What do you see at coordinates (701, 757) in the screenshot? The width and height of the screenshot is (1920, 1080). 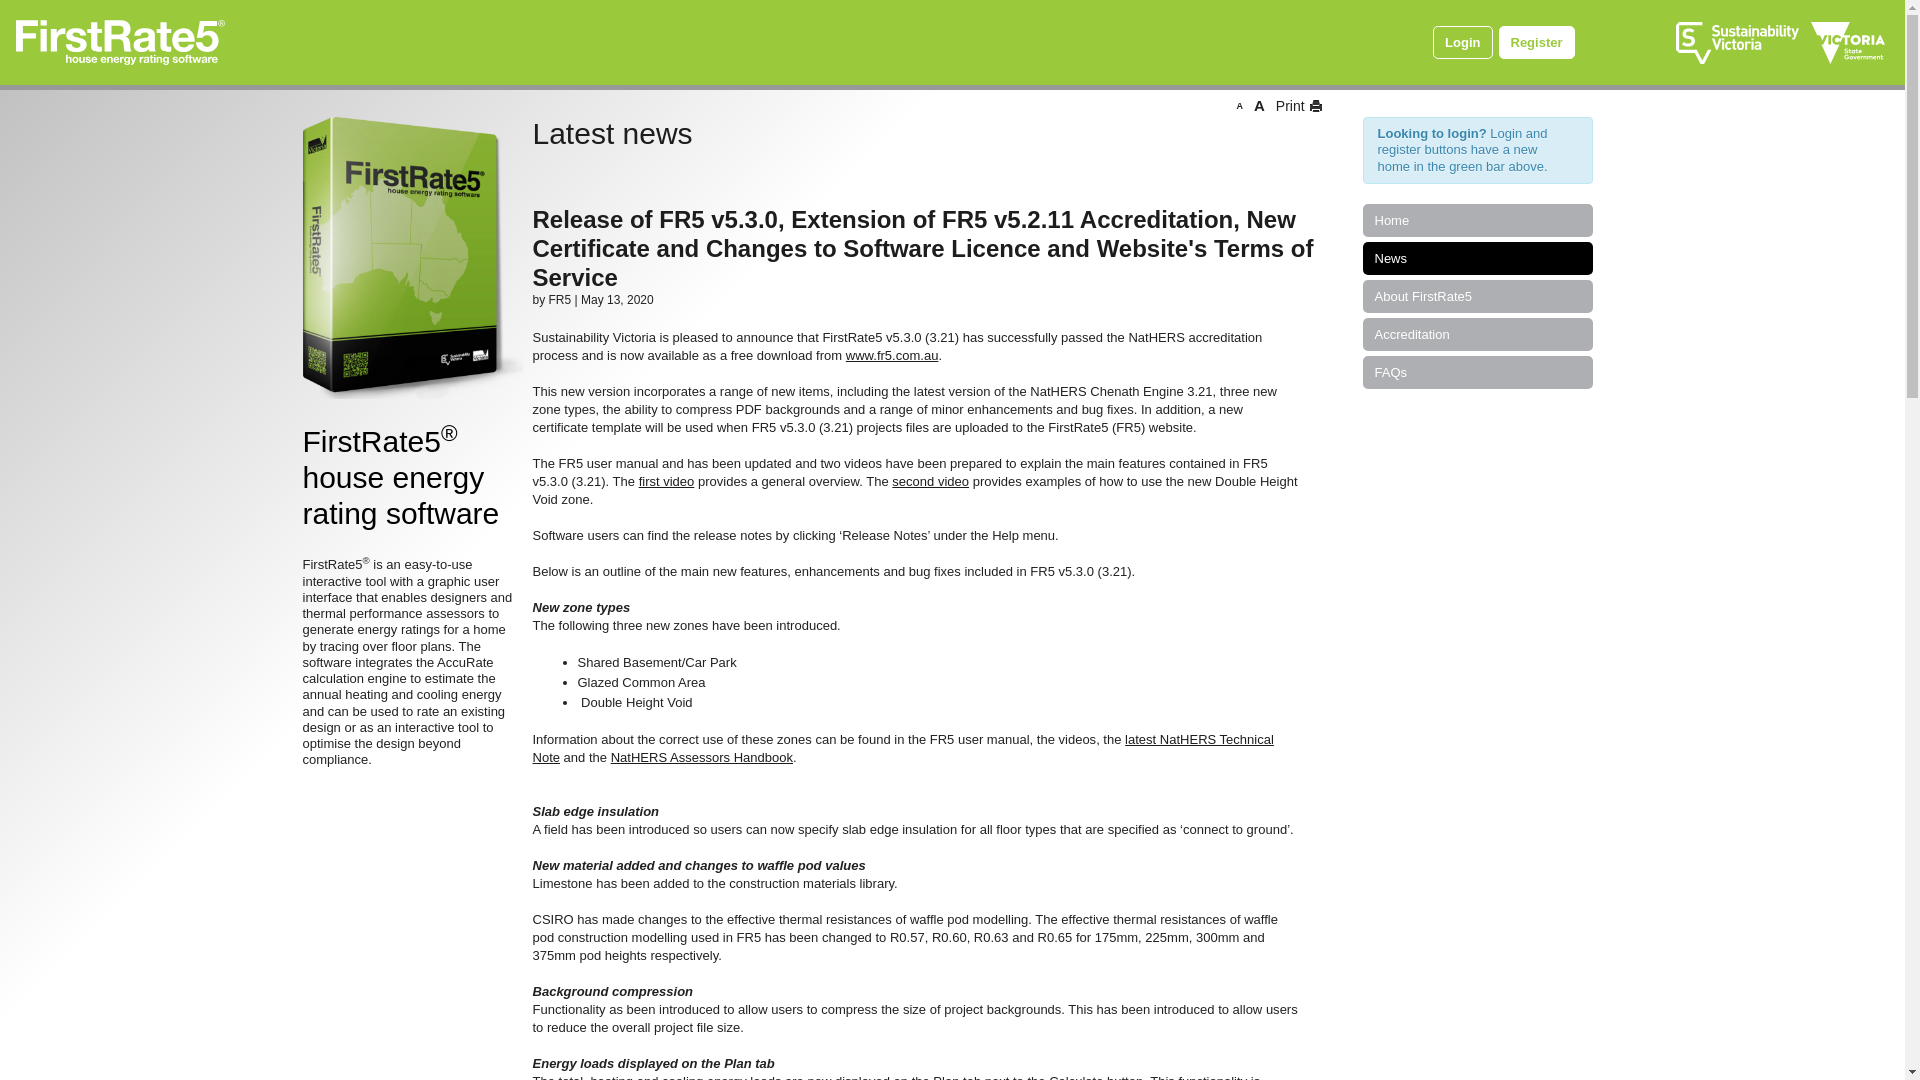 I see `'NatHERS Assessors Handbook'` at bounding box center [701, 757].